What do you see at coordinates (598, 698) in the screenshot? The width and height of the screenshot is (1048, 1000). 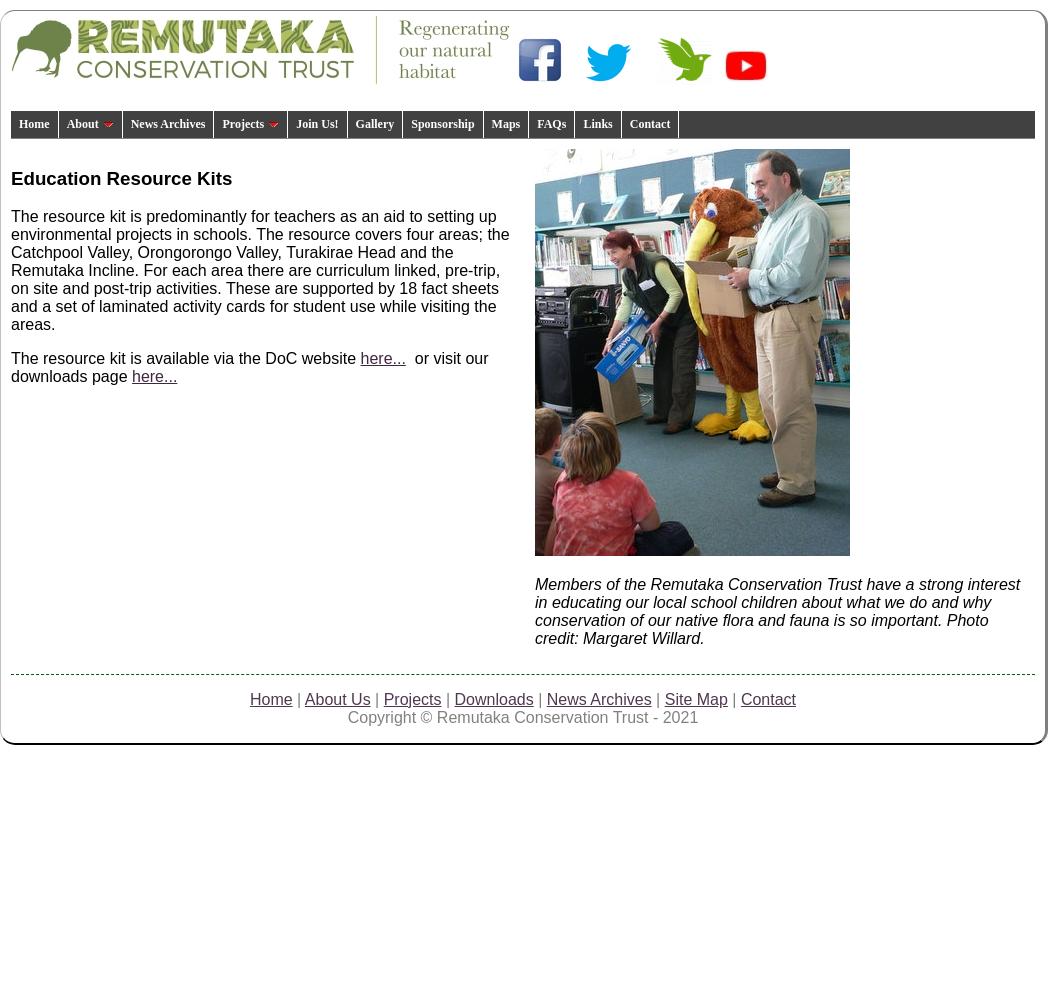 I see `'News Archives'` at bounding box center [598, 698].